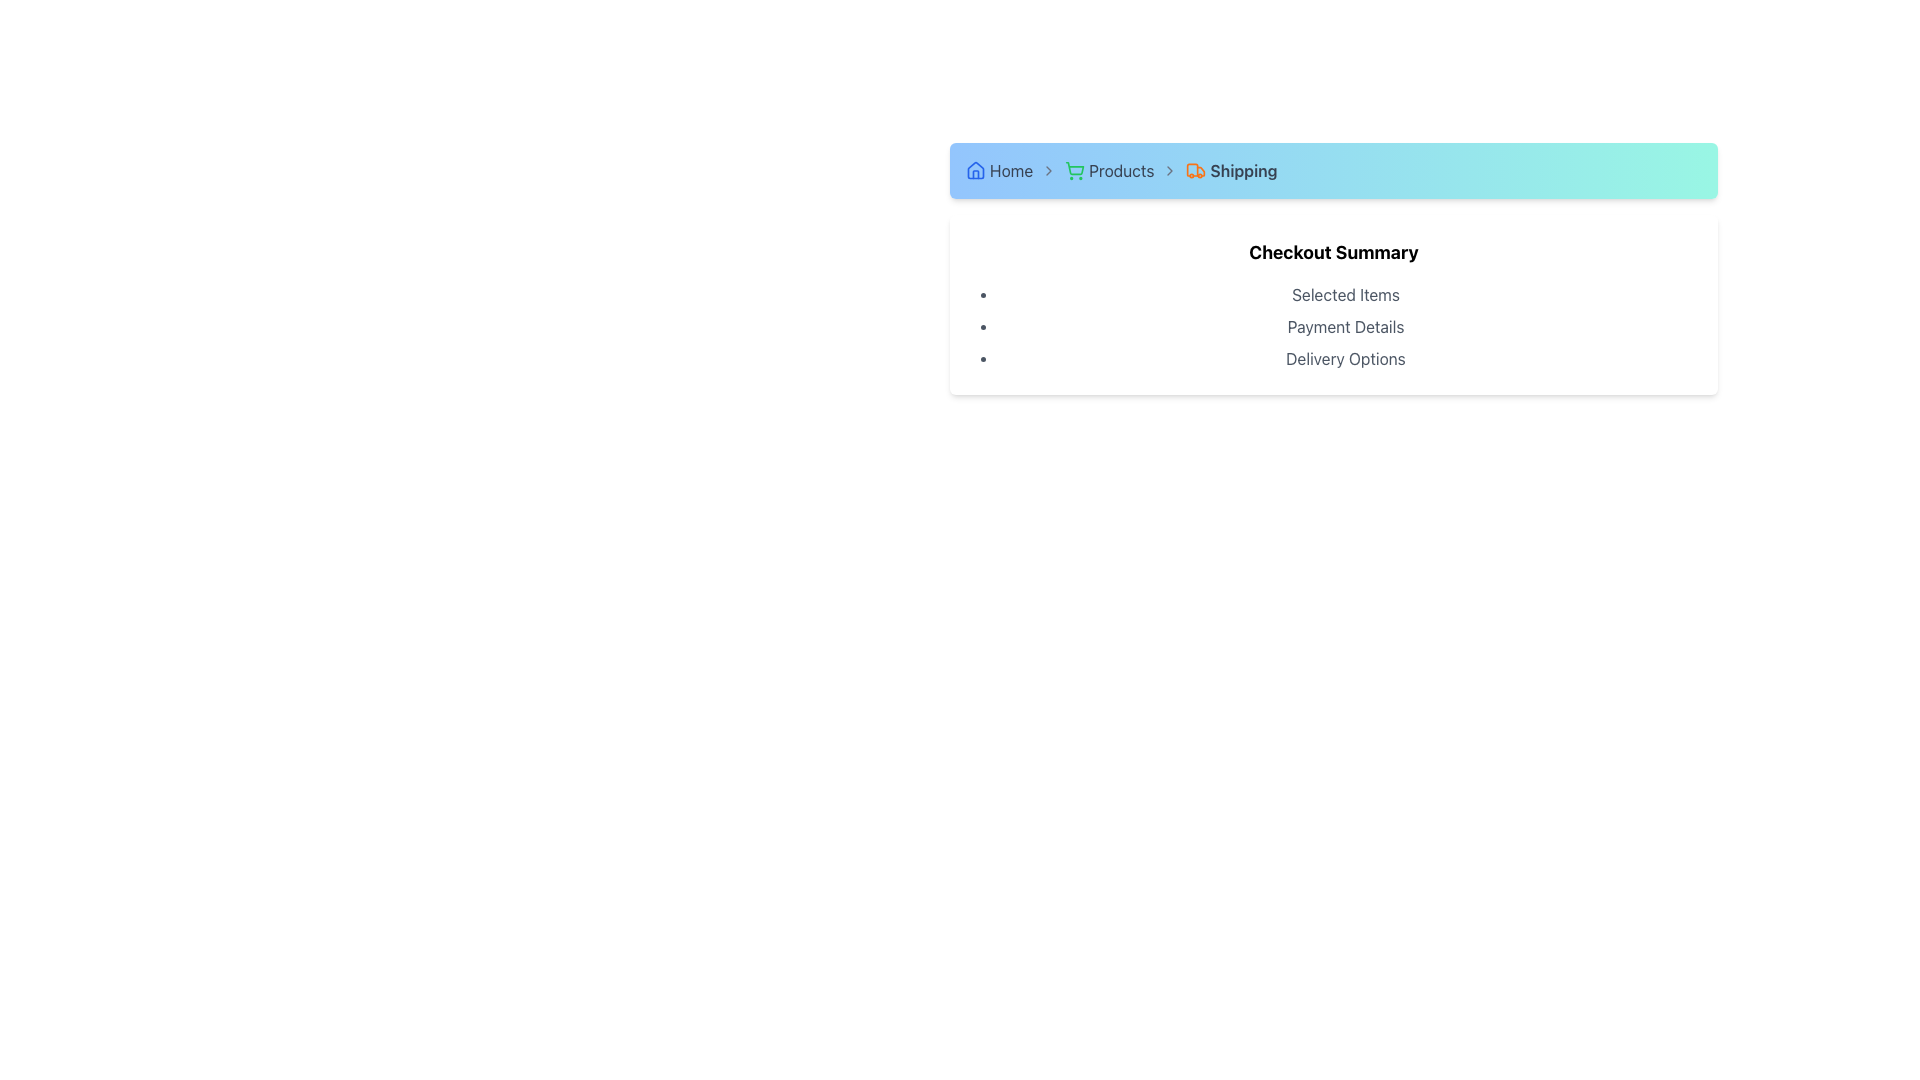 This screenshot has height=1080, width=1920. What do you see at coordinates (1193, 169) in the screenshot?
I see `the cargo compartment of the truck icon within the breadcrumb navigation, located between 'Products' and 'Shipping'` at bounding box center [1193, 169].